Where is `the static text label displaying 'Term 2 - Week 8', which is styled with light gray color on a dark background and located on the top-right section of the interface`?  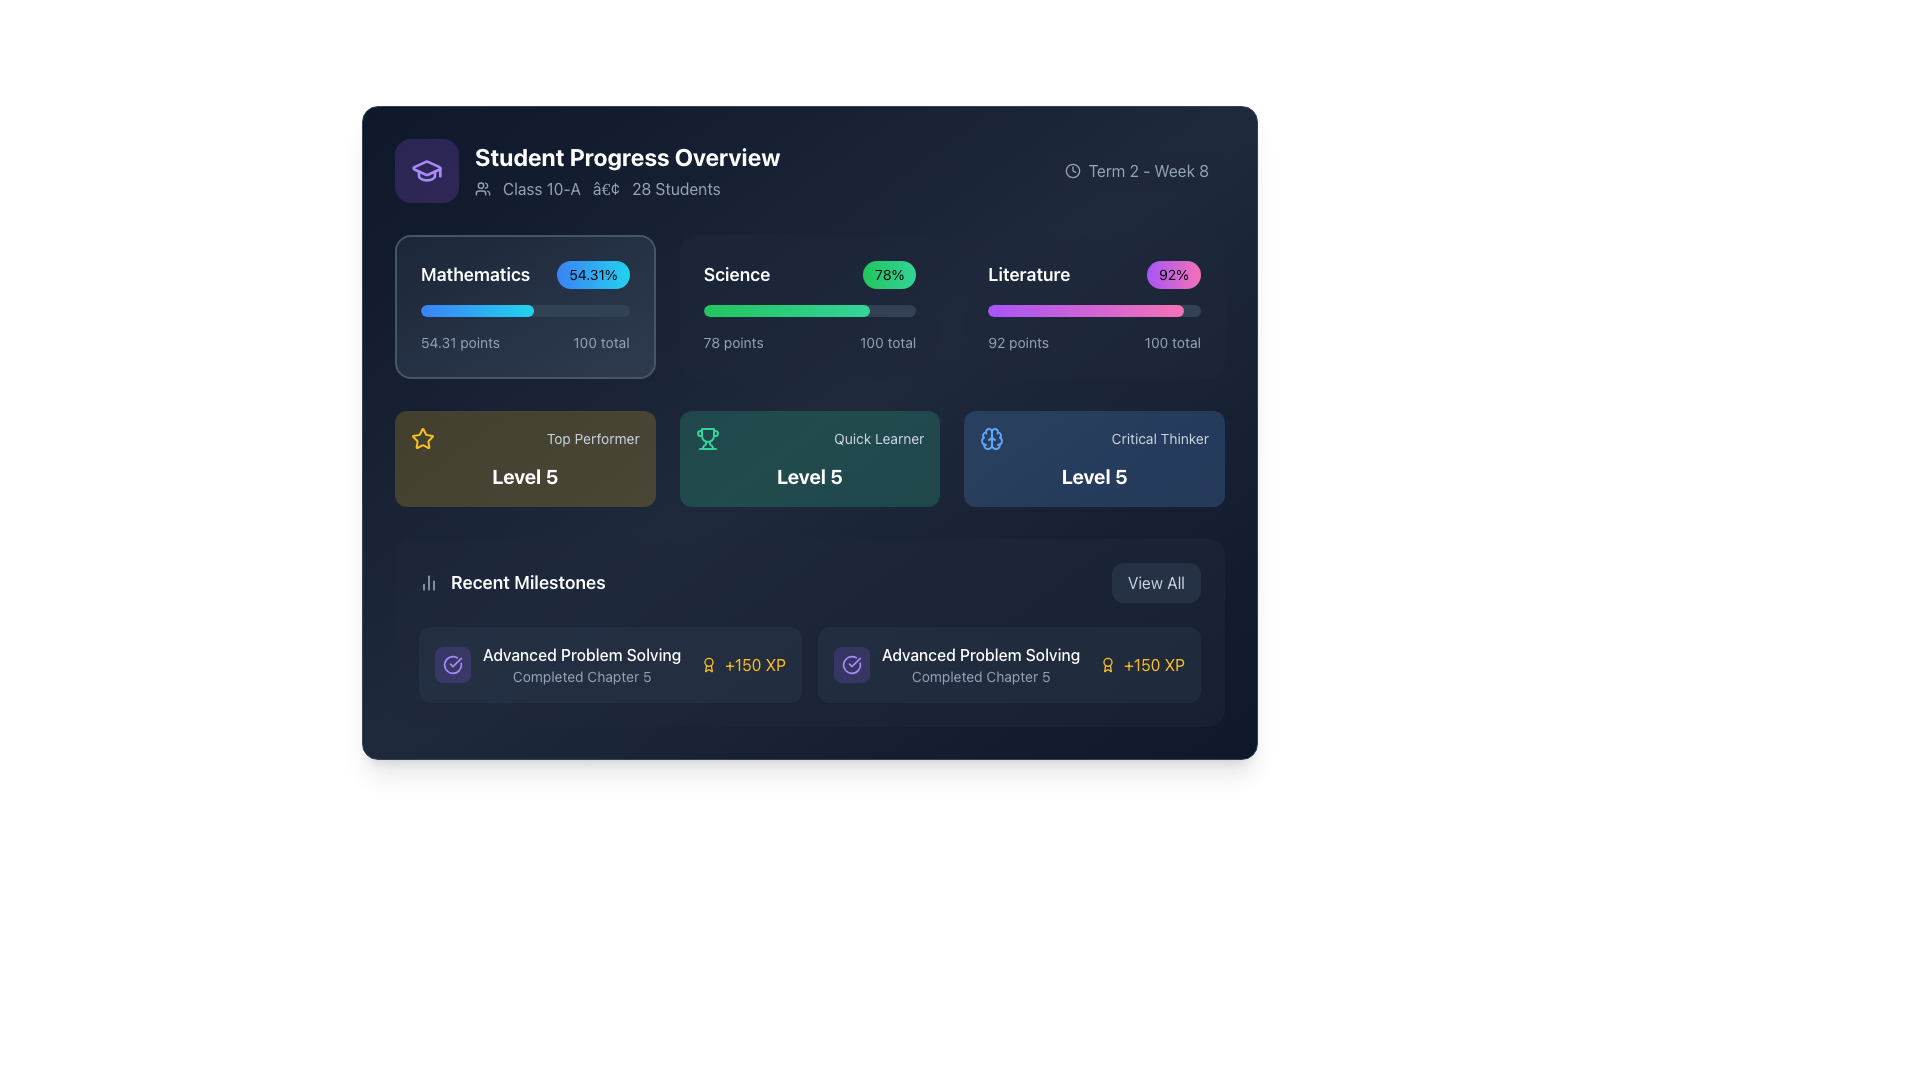 the static text label displaying 'Term 2 - Week 8', which is styled with light gray color on a dark background and located on the top-right section of the interface is located at coordinates (1148, 169).